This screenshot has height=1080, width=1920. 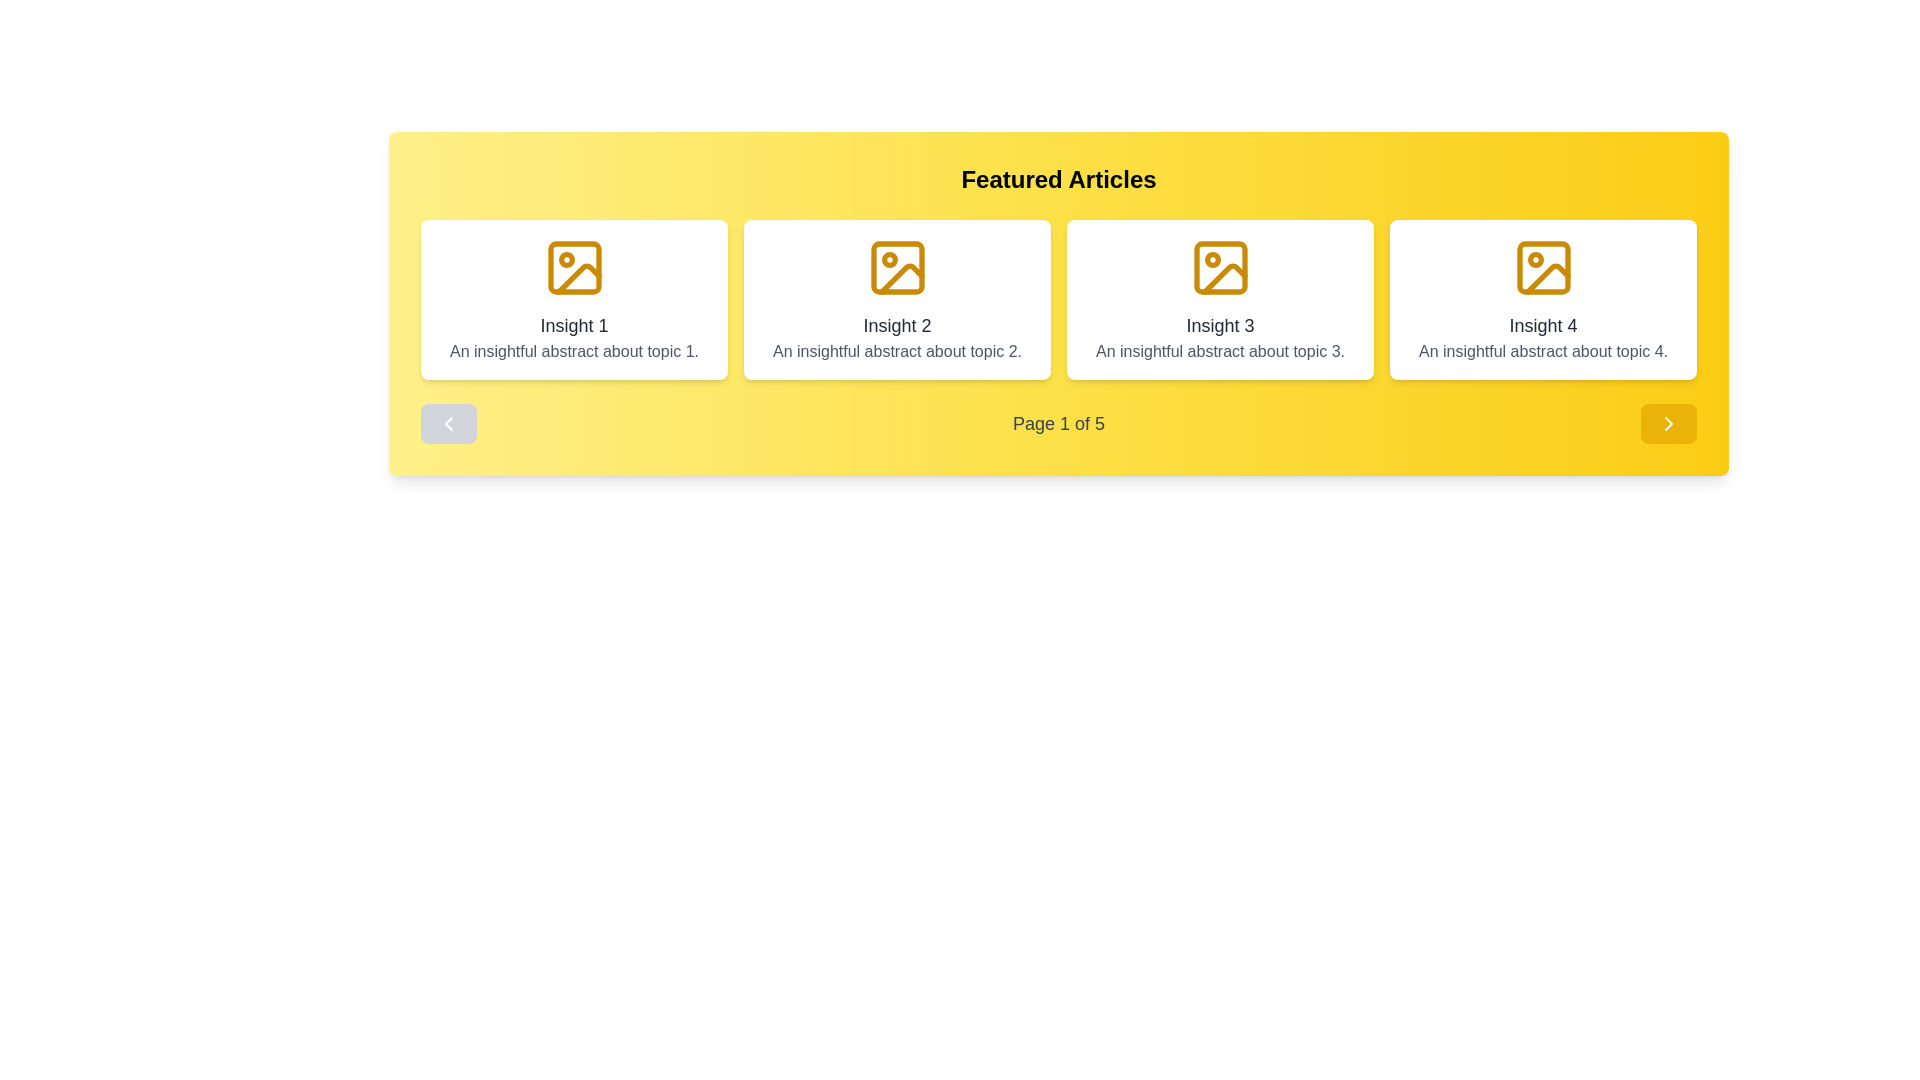 I want to click on the main title of the third card in a horizontally arranged list, which provides a concise textual representation of the card's content, located below the image icon and above the descriptive text block, so click(x=1219, y=325).